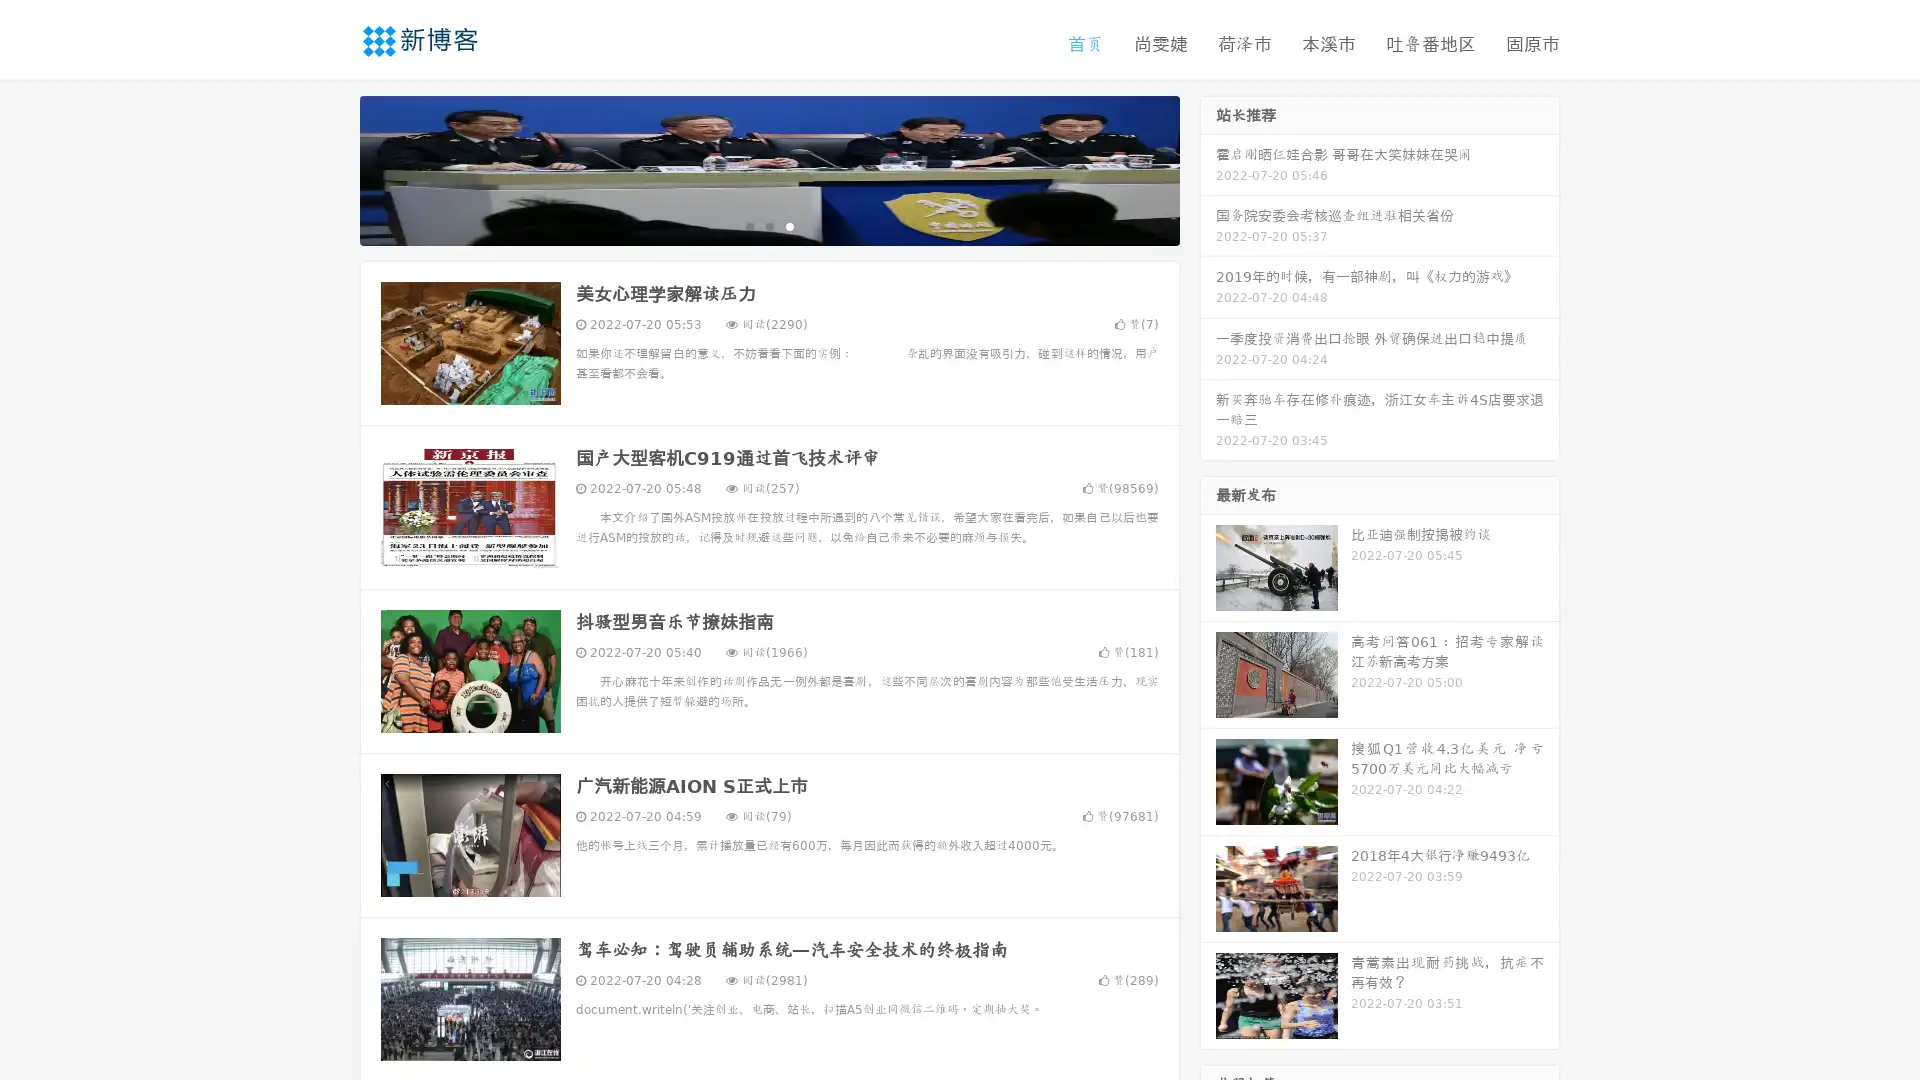 This screenshot has width=1920, height=1080. I want to click on Go to slide 3, so click(789, 225).